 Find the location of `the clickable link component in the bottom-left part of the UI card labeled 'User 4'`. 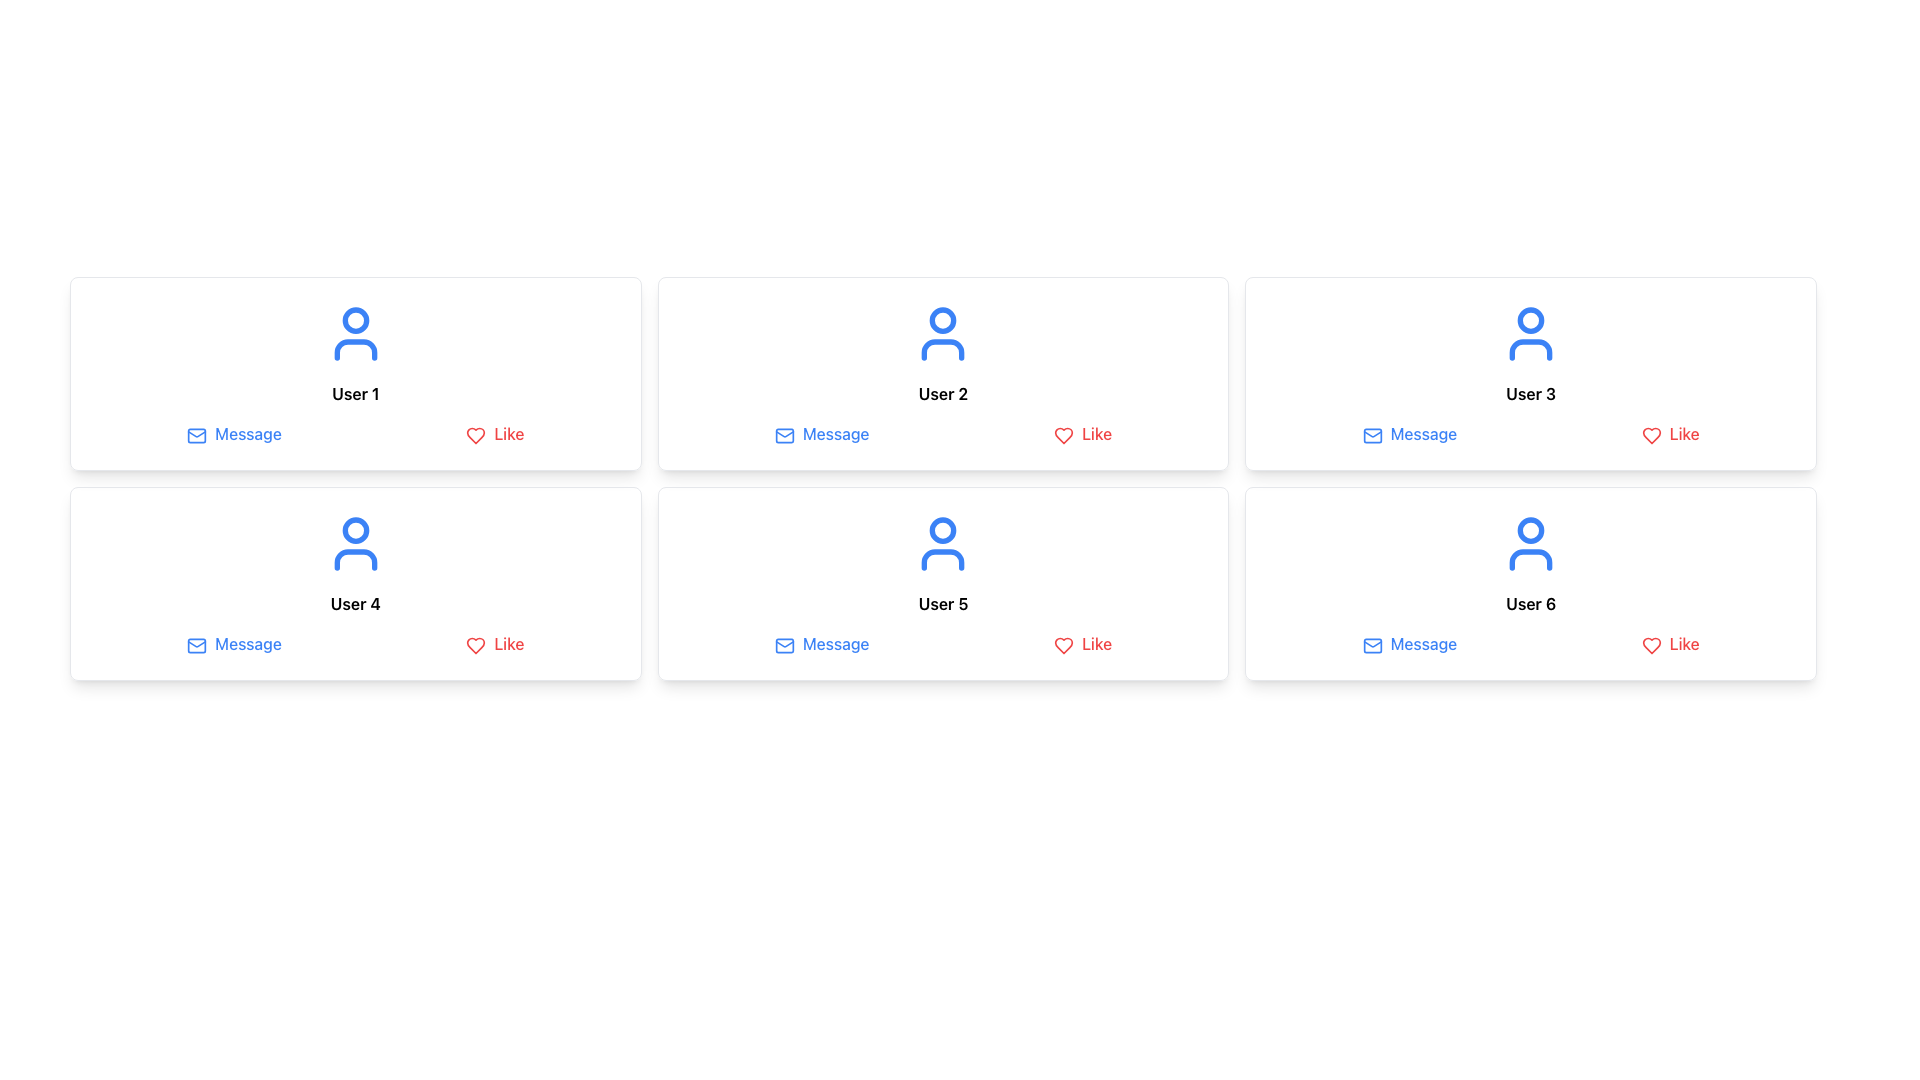

the clickable link component in the bottom-left part of the UI card labeled 'User 4' is located at coordinates (234, 644).